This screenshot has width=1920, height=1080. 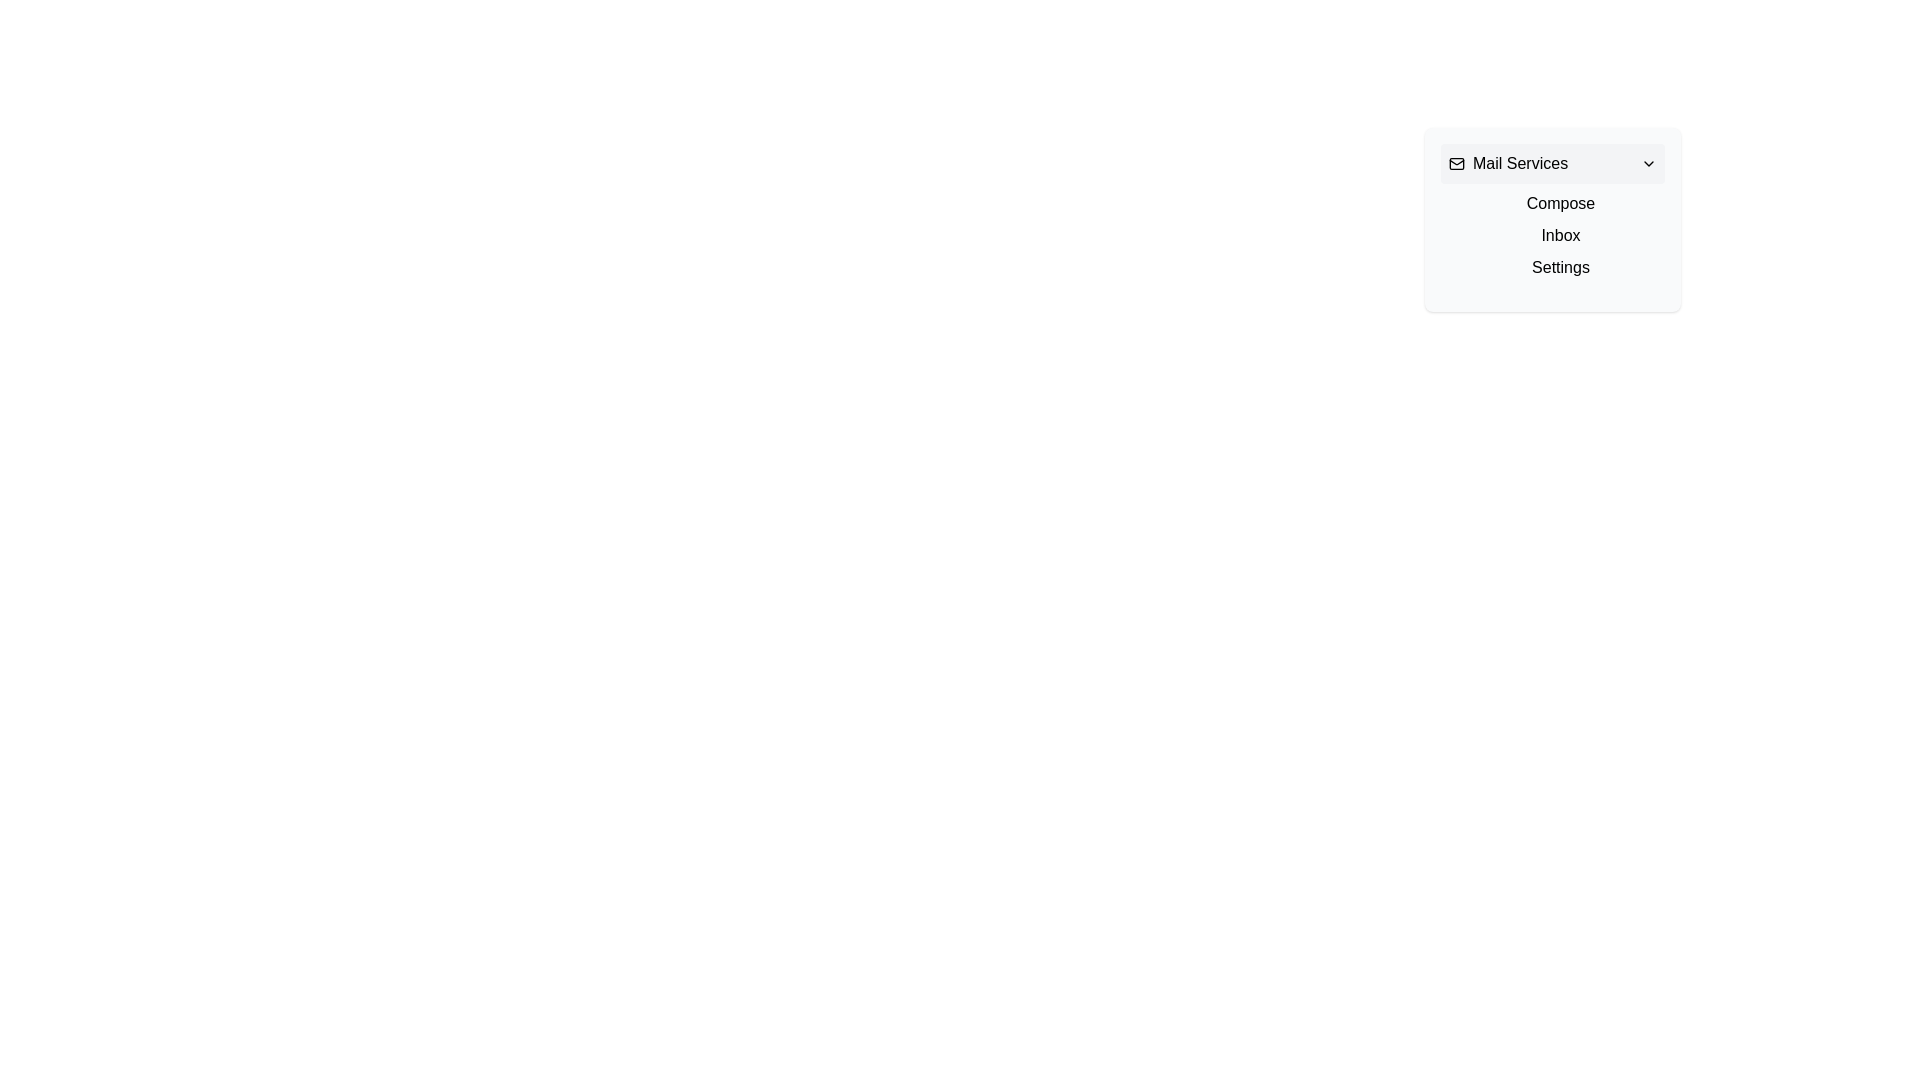 What do you see at coordinates (1520, 163) in the screenshot?
I see `the Text Label that represents a section related to mail services, positioned between an envelope icon and a dropdown indicator` at bounding box center [1520, 163].